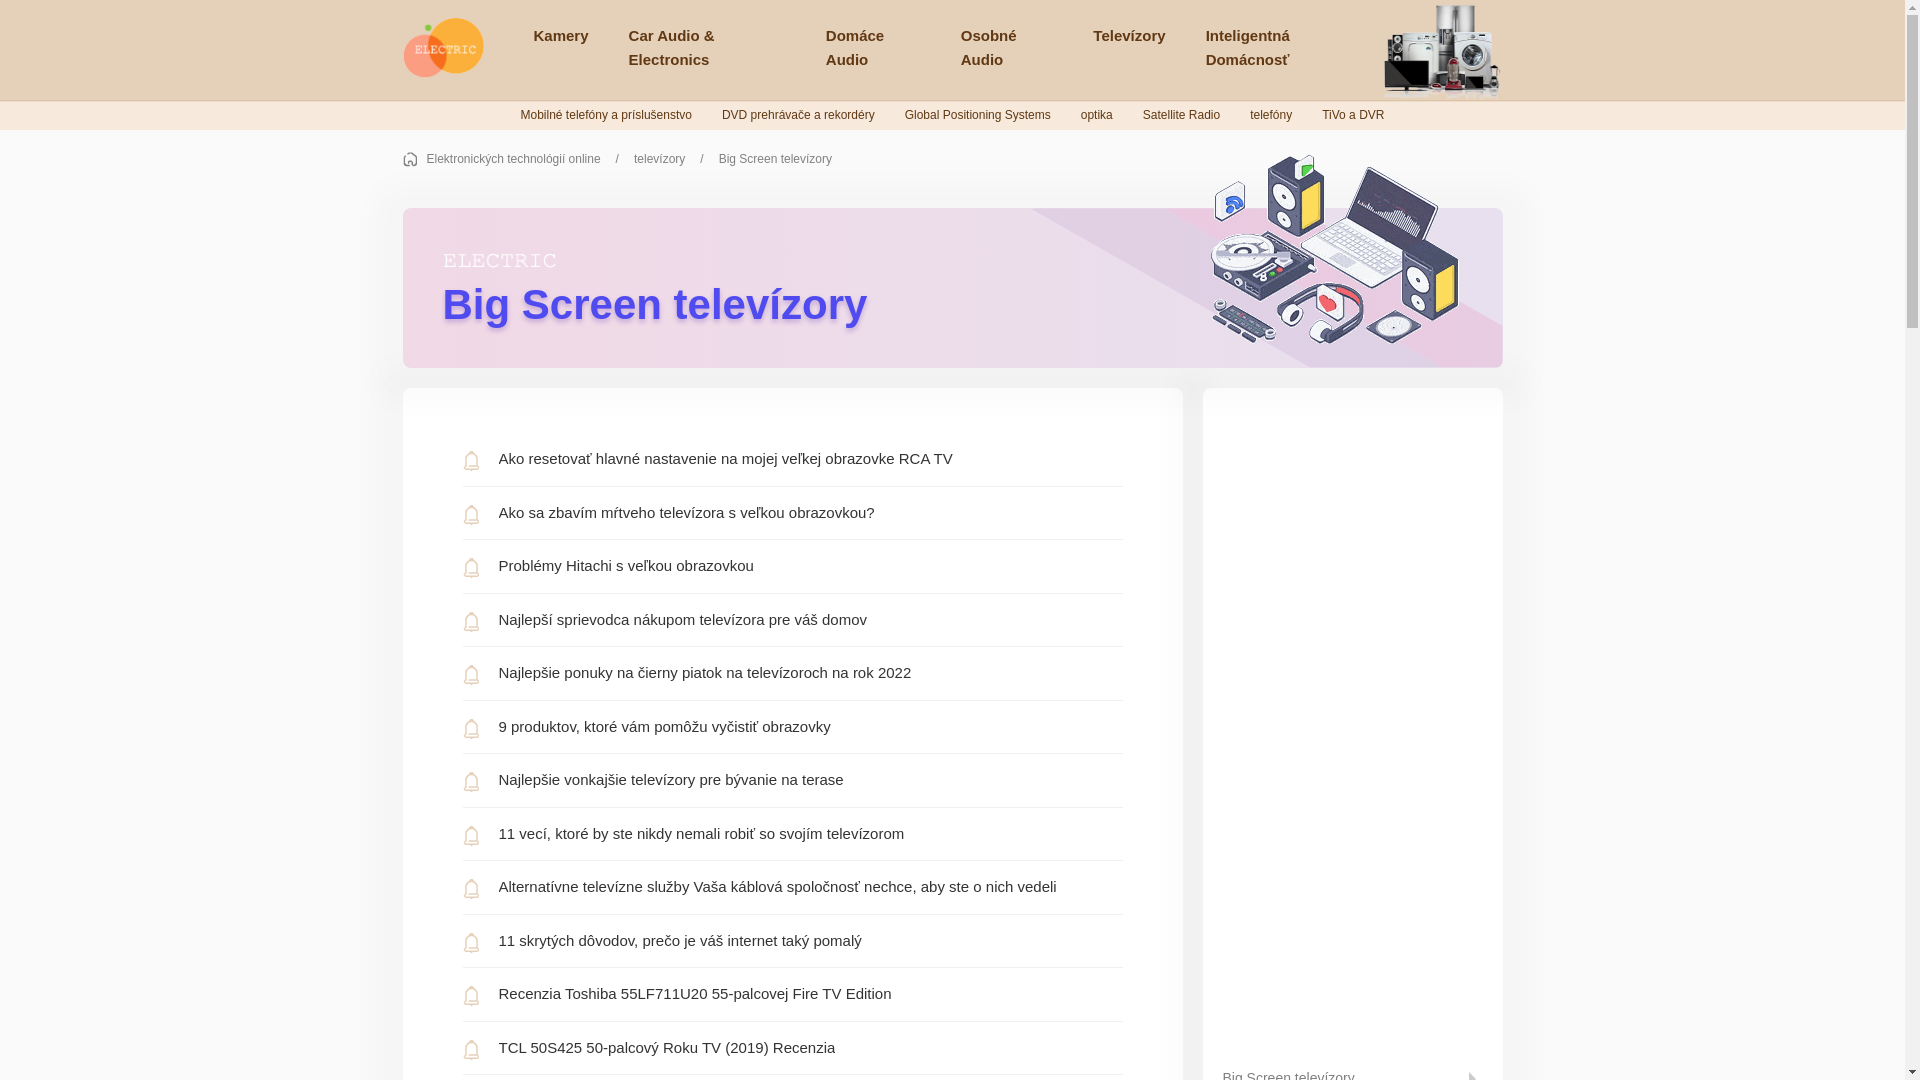 The height and width of the screenshot is (1080, 1920). What do you see at coordinates (1353, 115) in the screenshot?
I see `'TiVo a DVR'` at bounding box center [1353, 115].